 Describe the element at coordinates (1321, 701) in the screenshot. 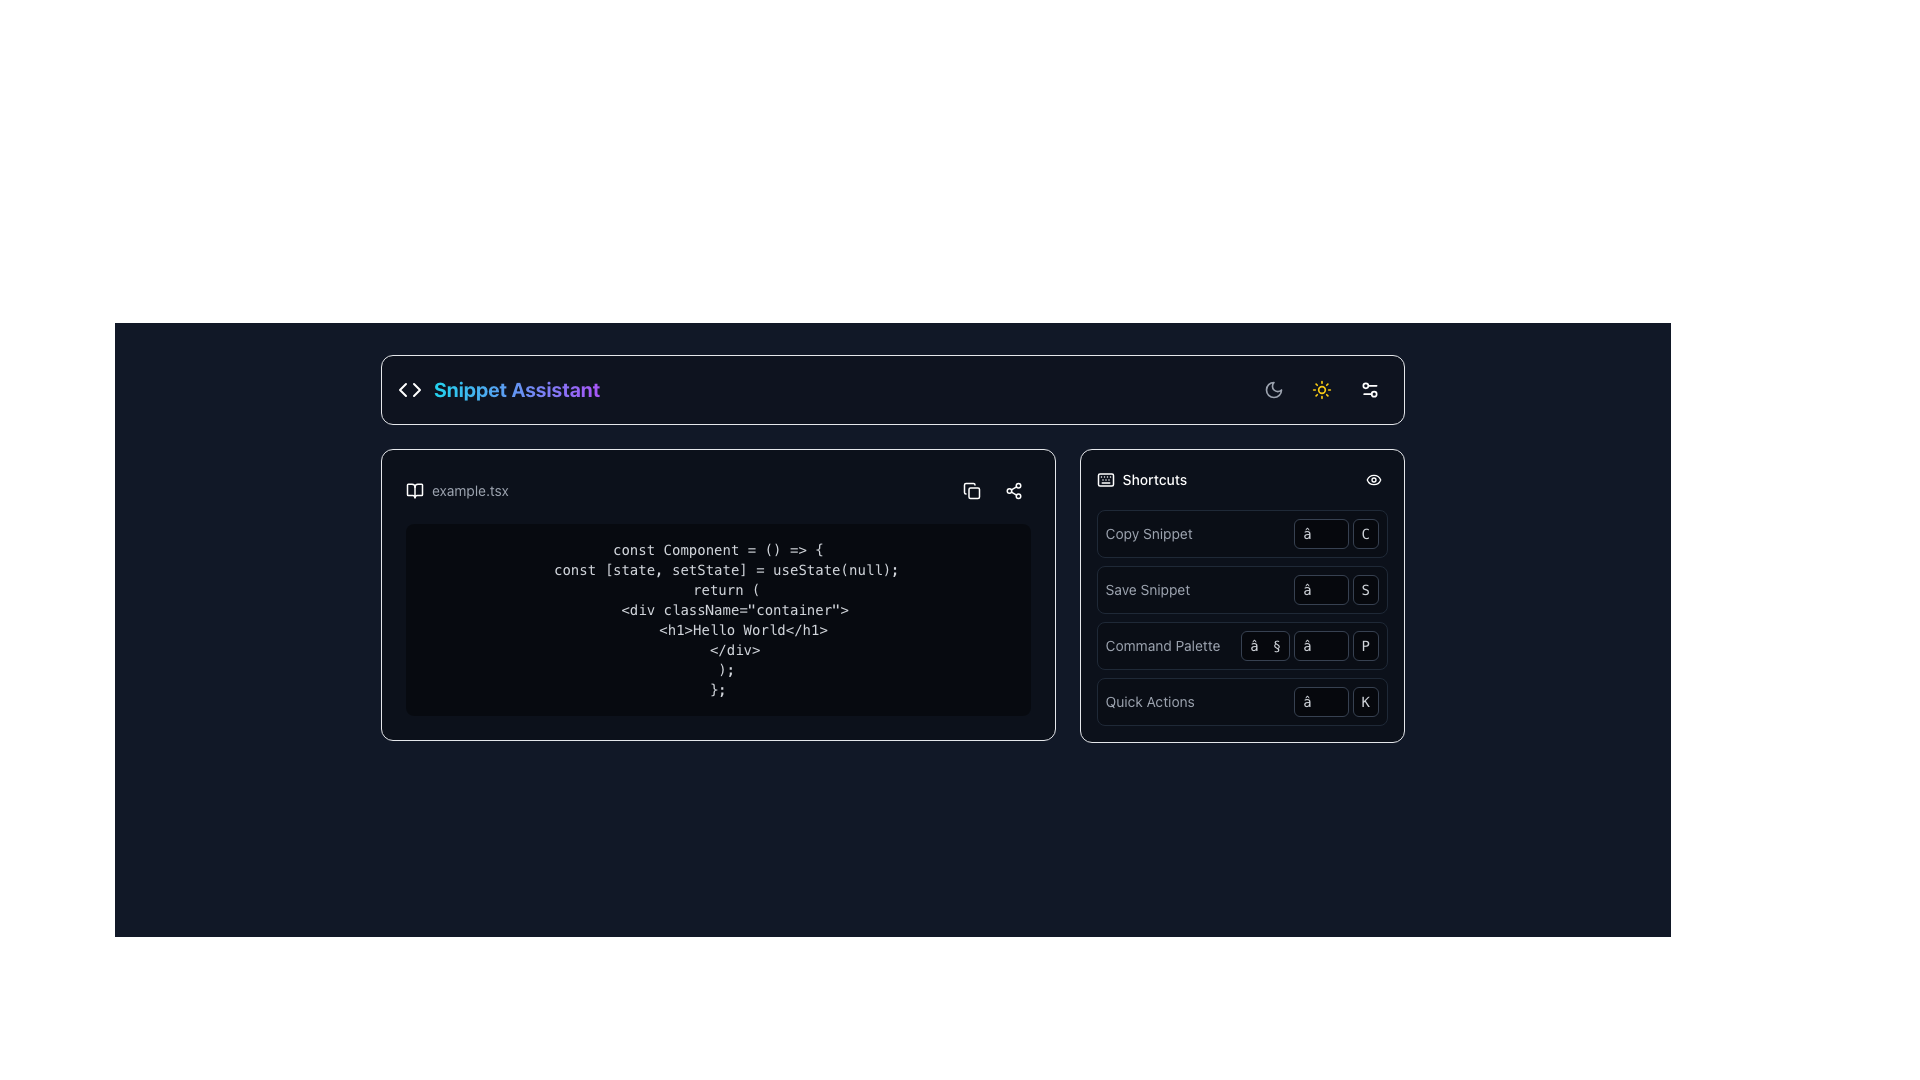

I see `the leftmost button in the '⌘K' group, which features a semi-transparent black background with a centered light gray '⌘' character` at that location.